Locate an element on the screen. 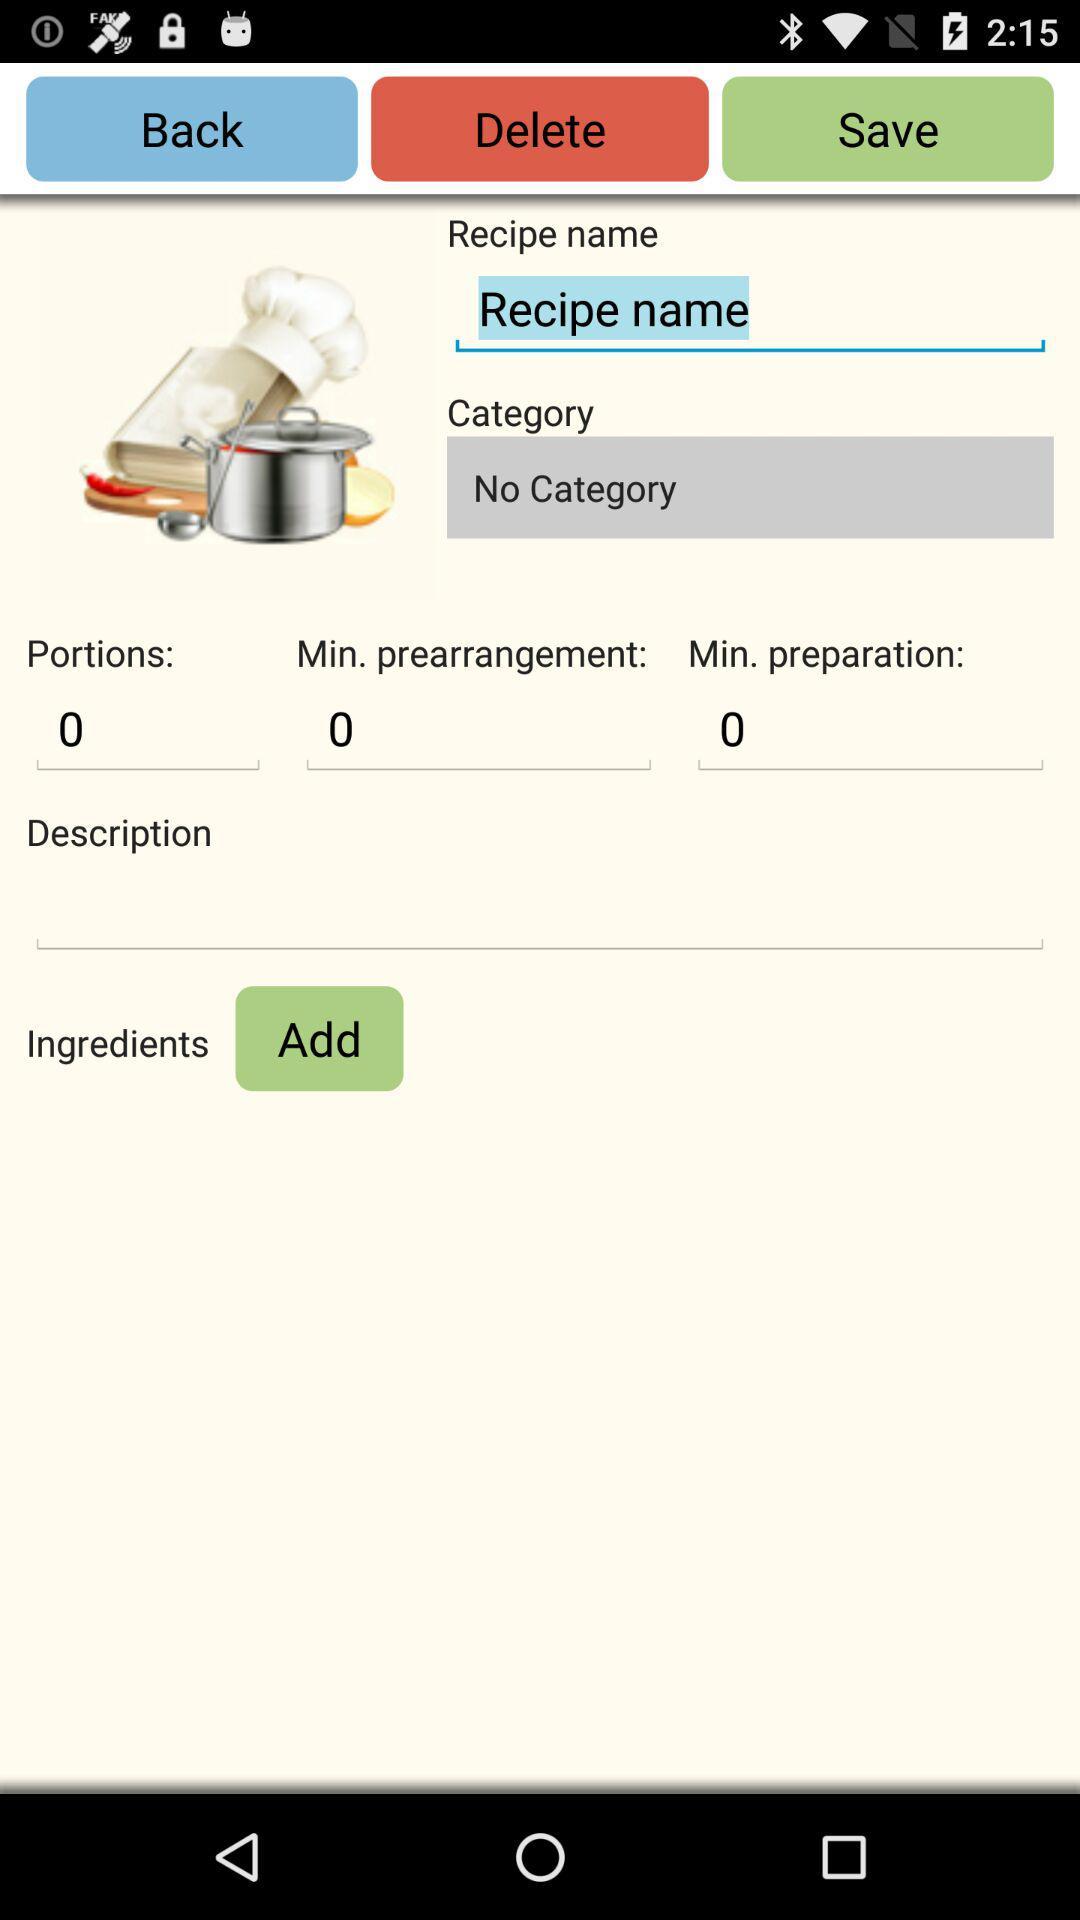  recipe image is located at coordinates (235, 403).